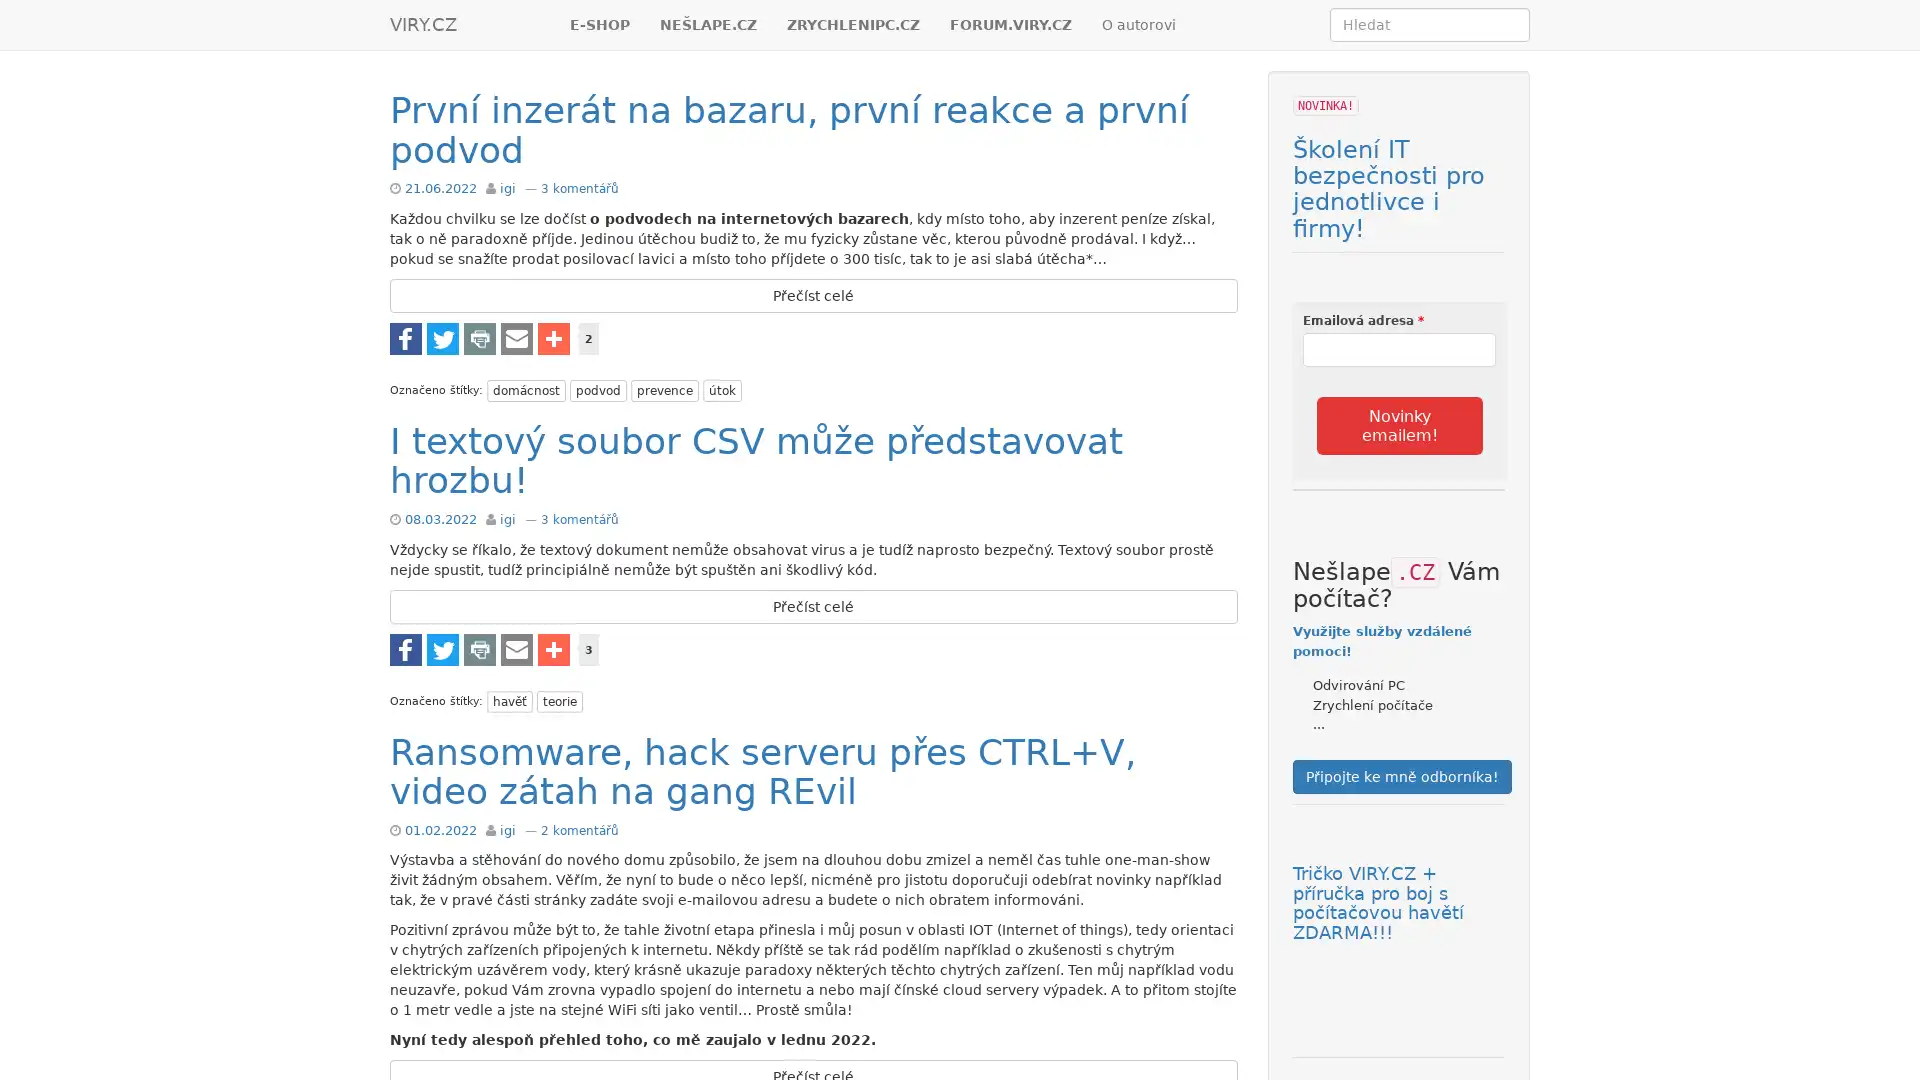  I want to click on Share to Vice..., so click(553, 648).